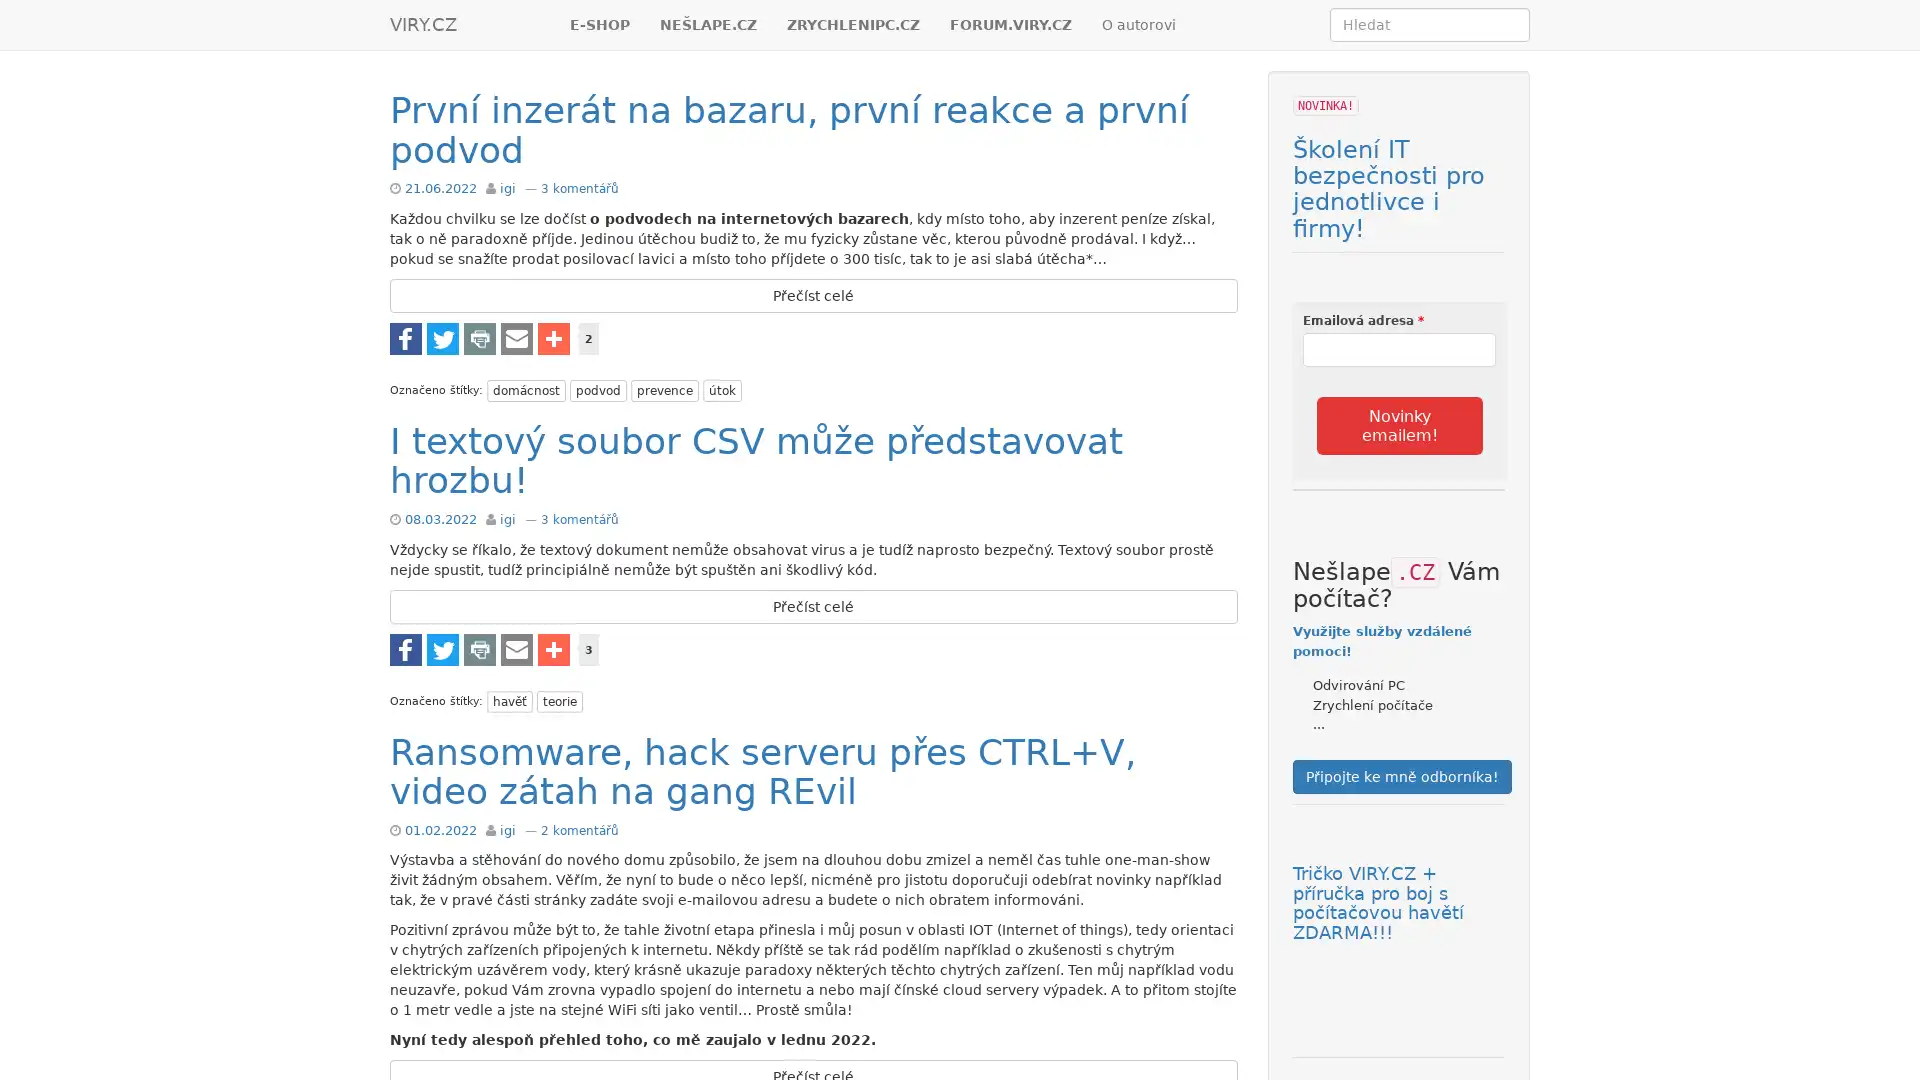  I want to click on Share to Vice..., so click(553, 648).